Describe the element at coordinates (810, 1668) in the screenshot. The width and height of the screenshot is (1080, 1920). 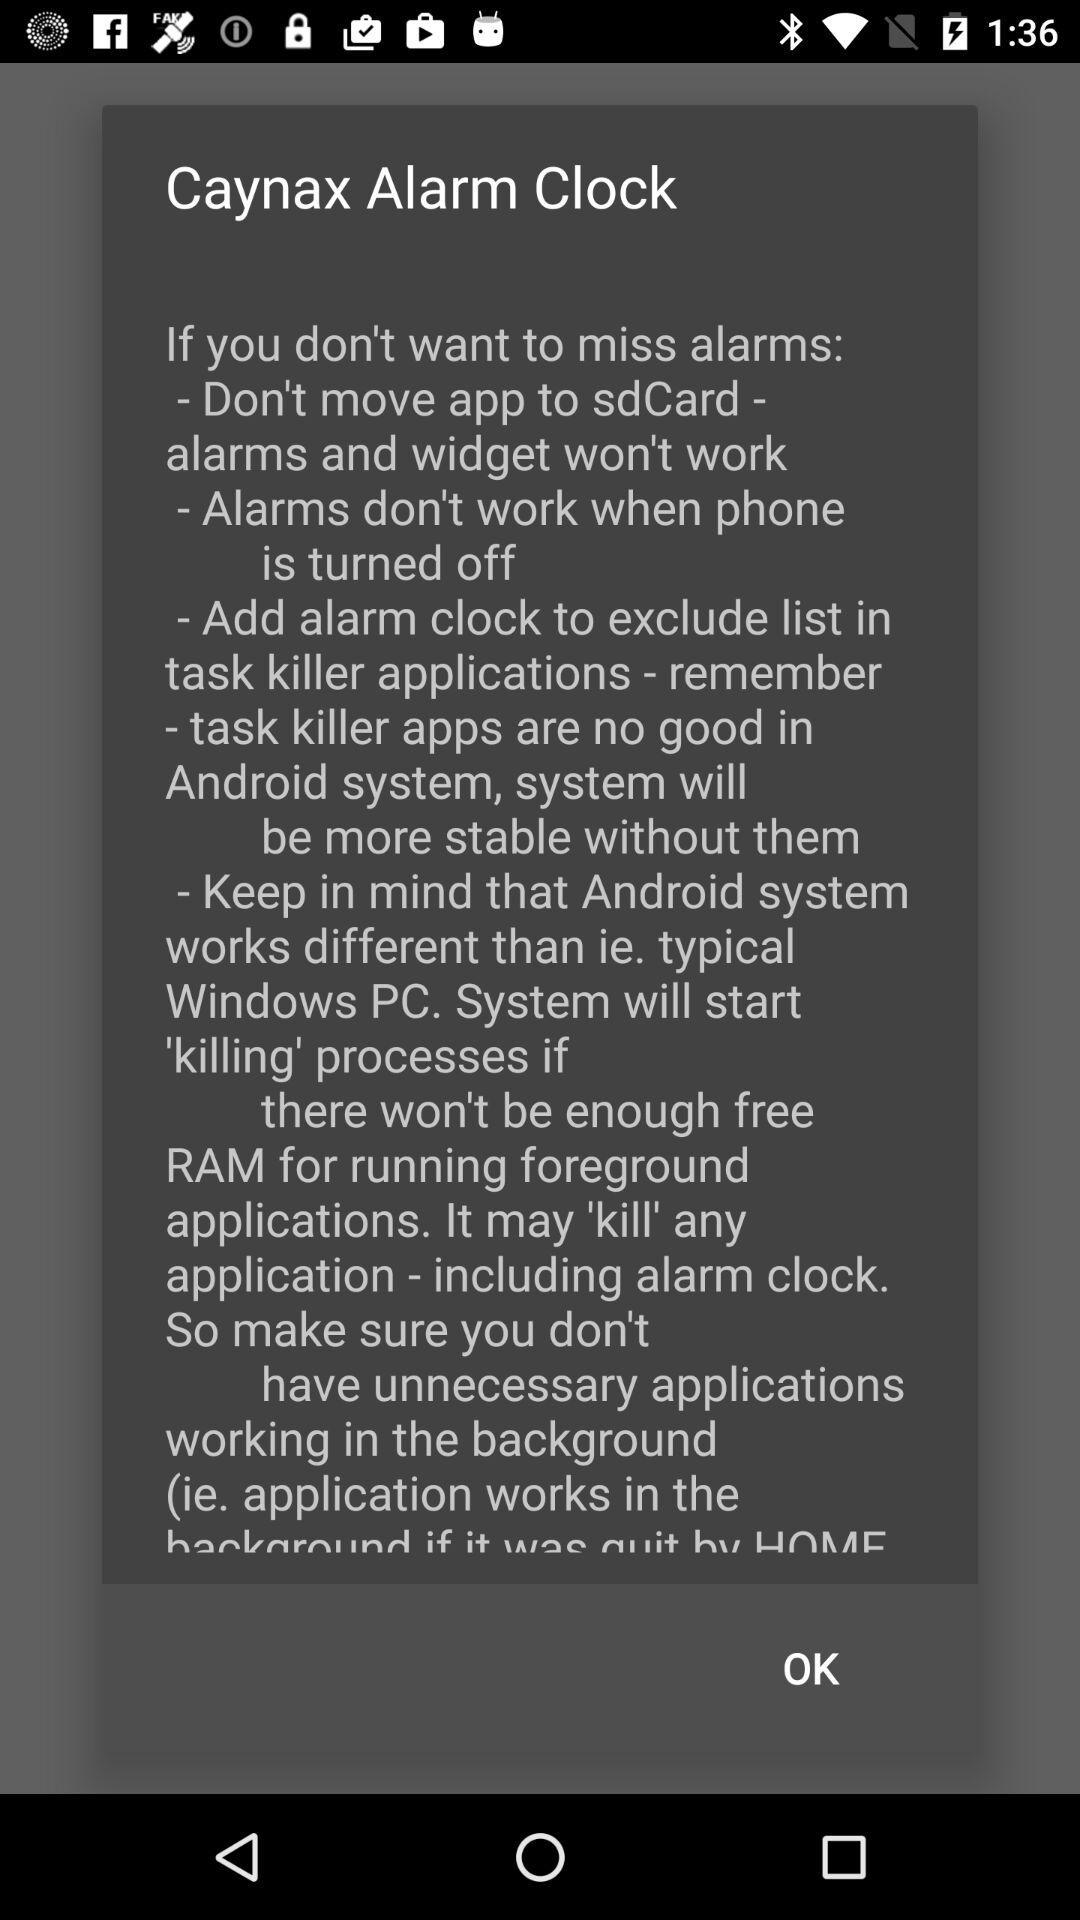
I see `ok item` at that location.